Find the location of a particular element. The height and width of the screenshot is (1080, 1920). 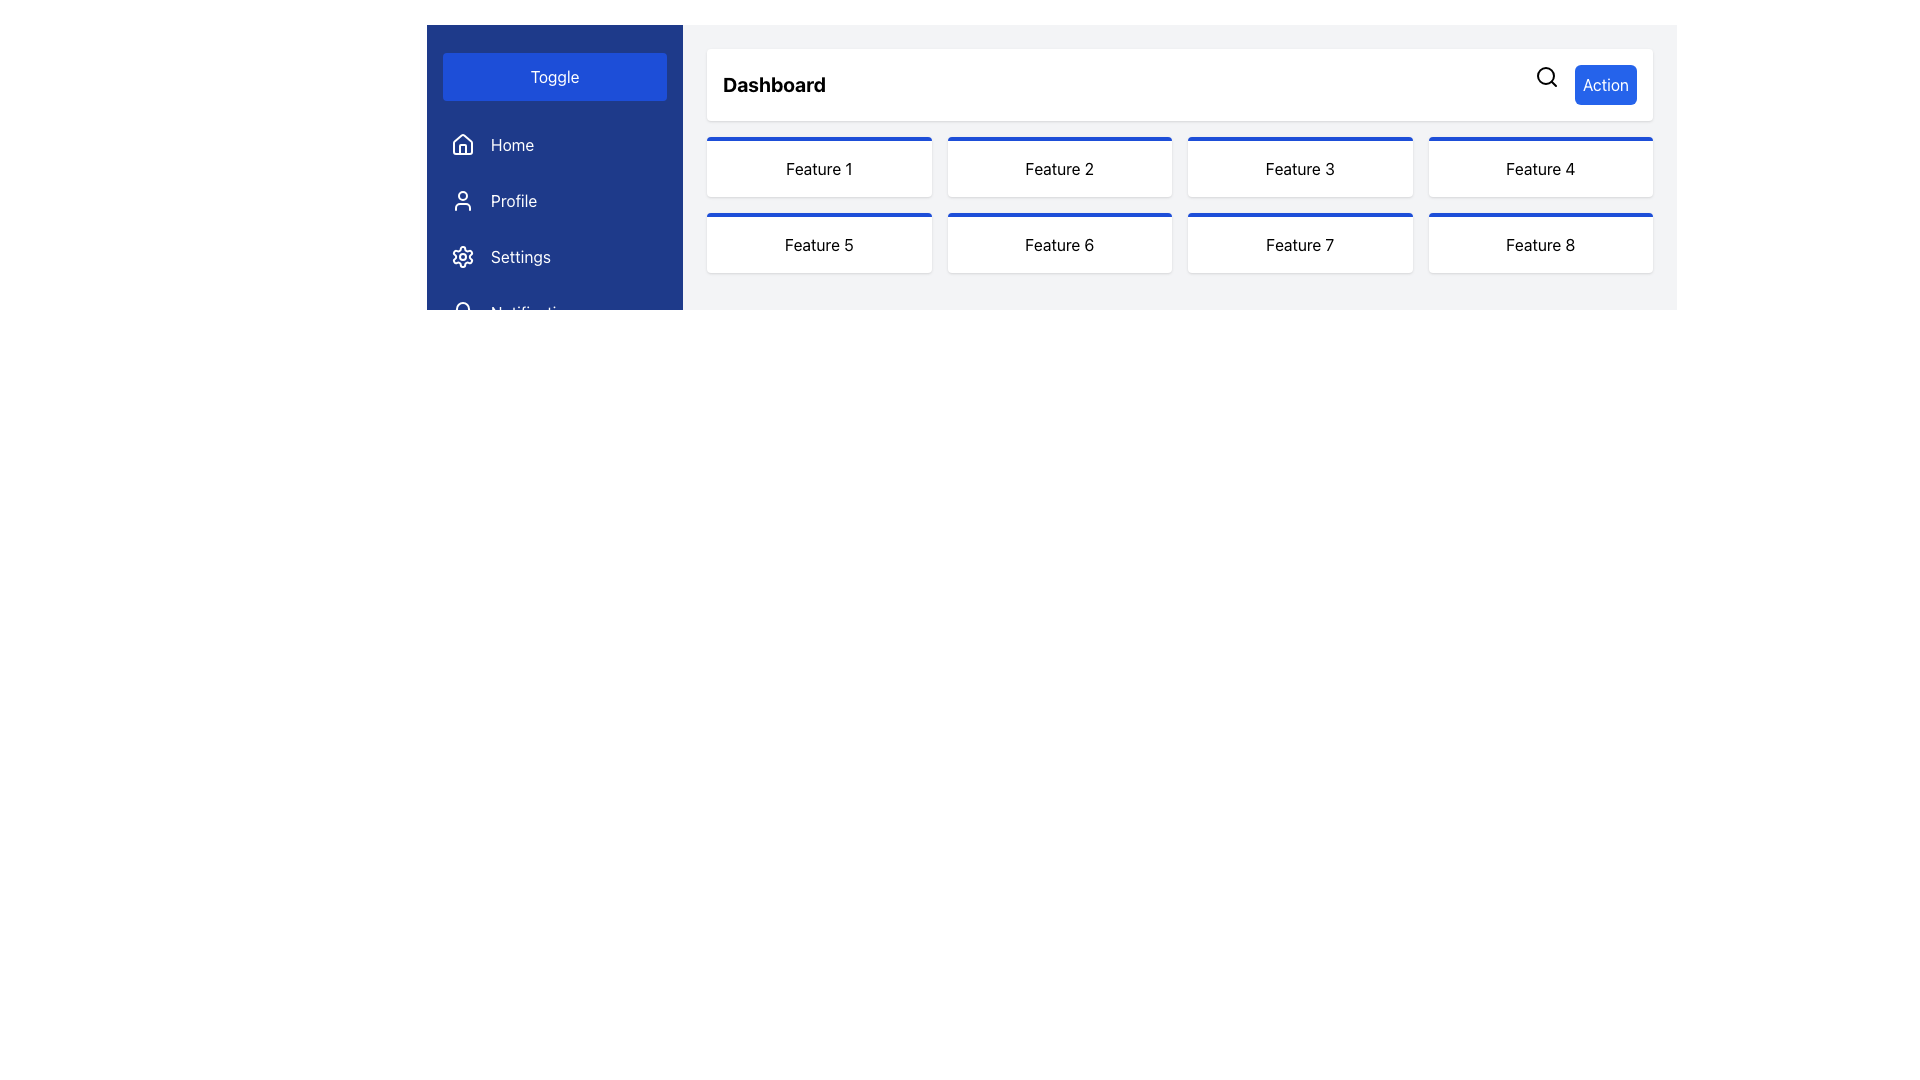

text displayed on the 'Settings' menu option label, which is located between the 'Profile' and 'Notifications' menu options in the vertical menu bar is located at coordinates (520, 256).